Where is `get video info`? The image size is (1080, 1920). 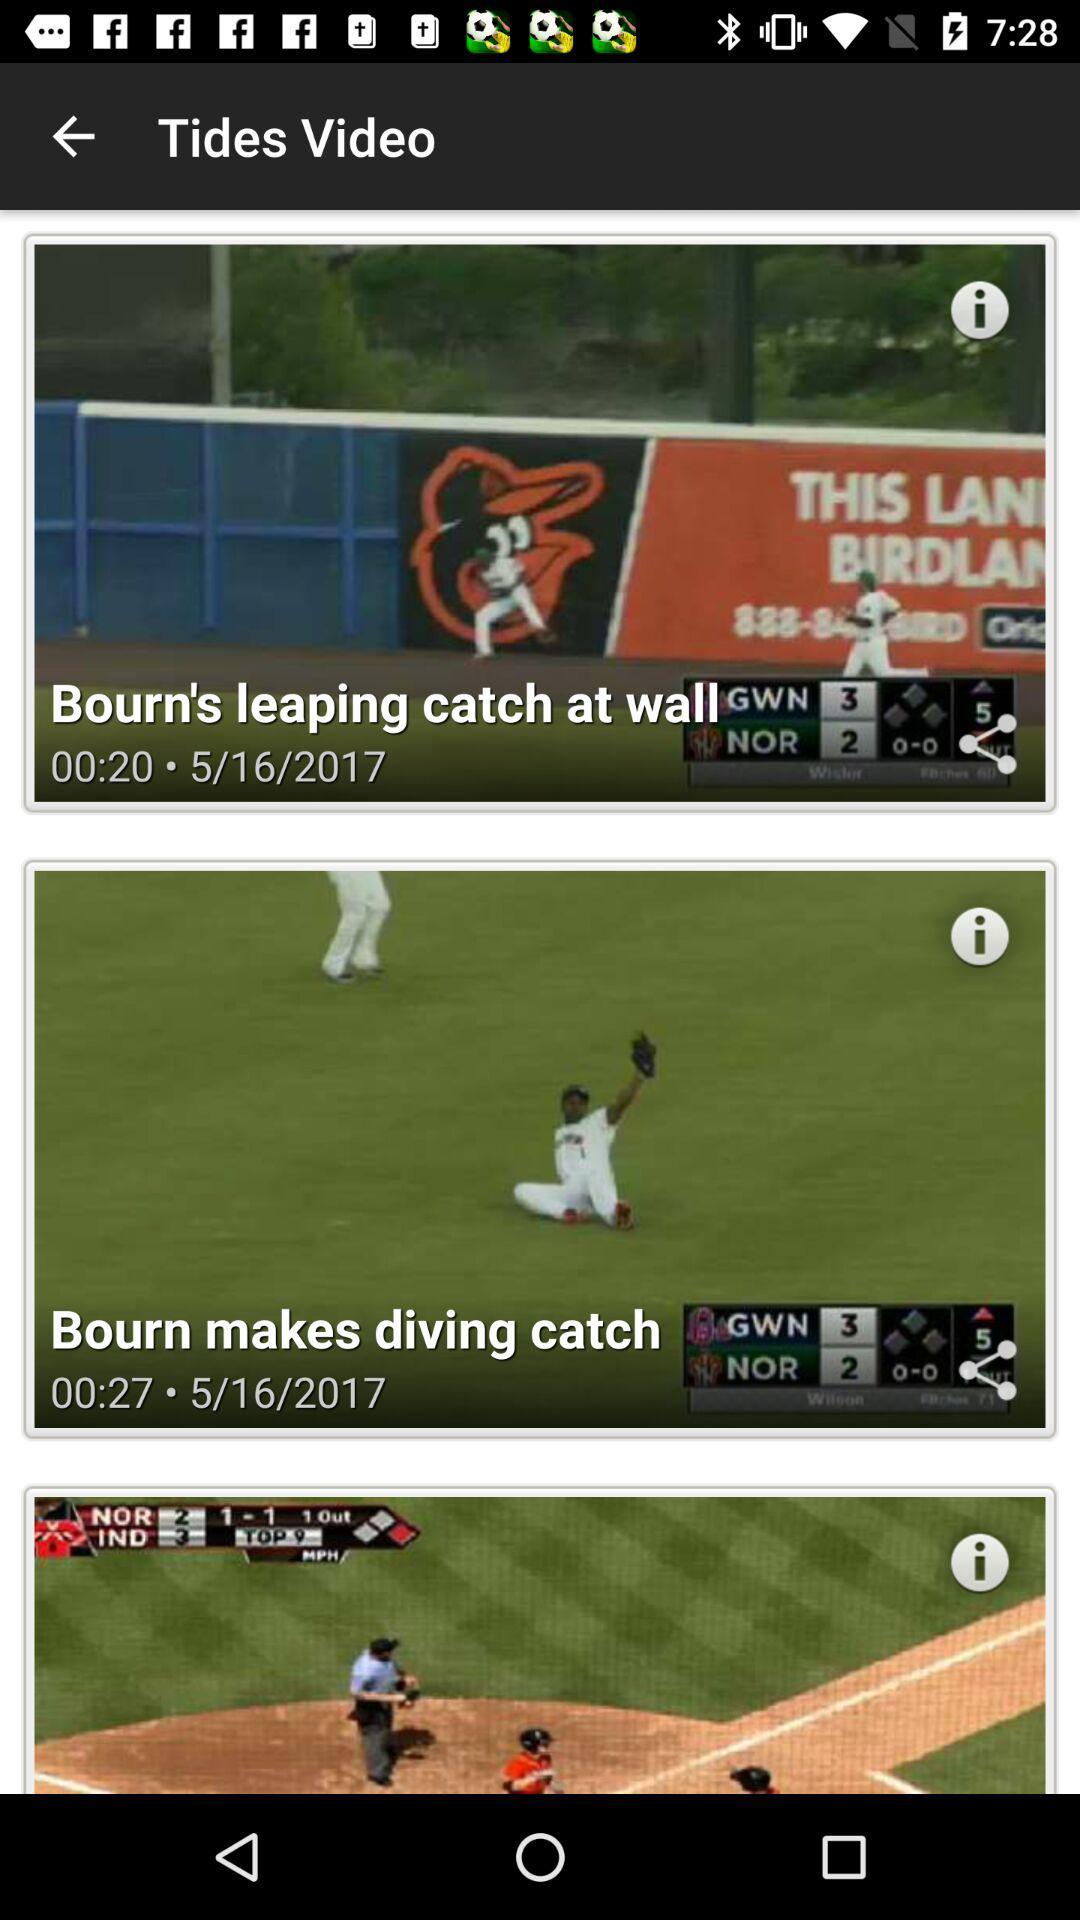 get video info is located at coordinates (978, 935).